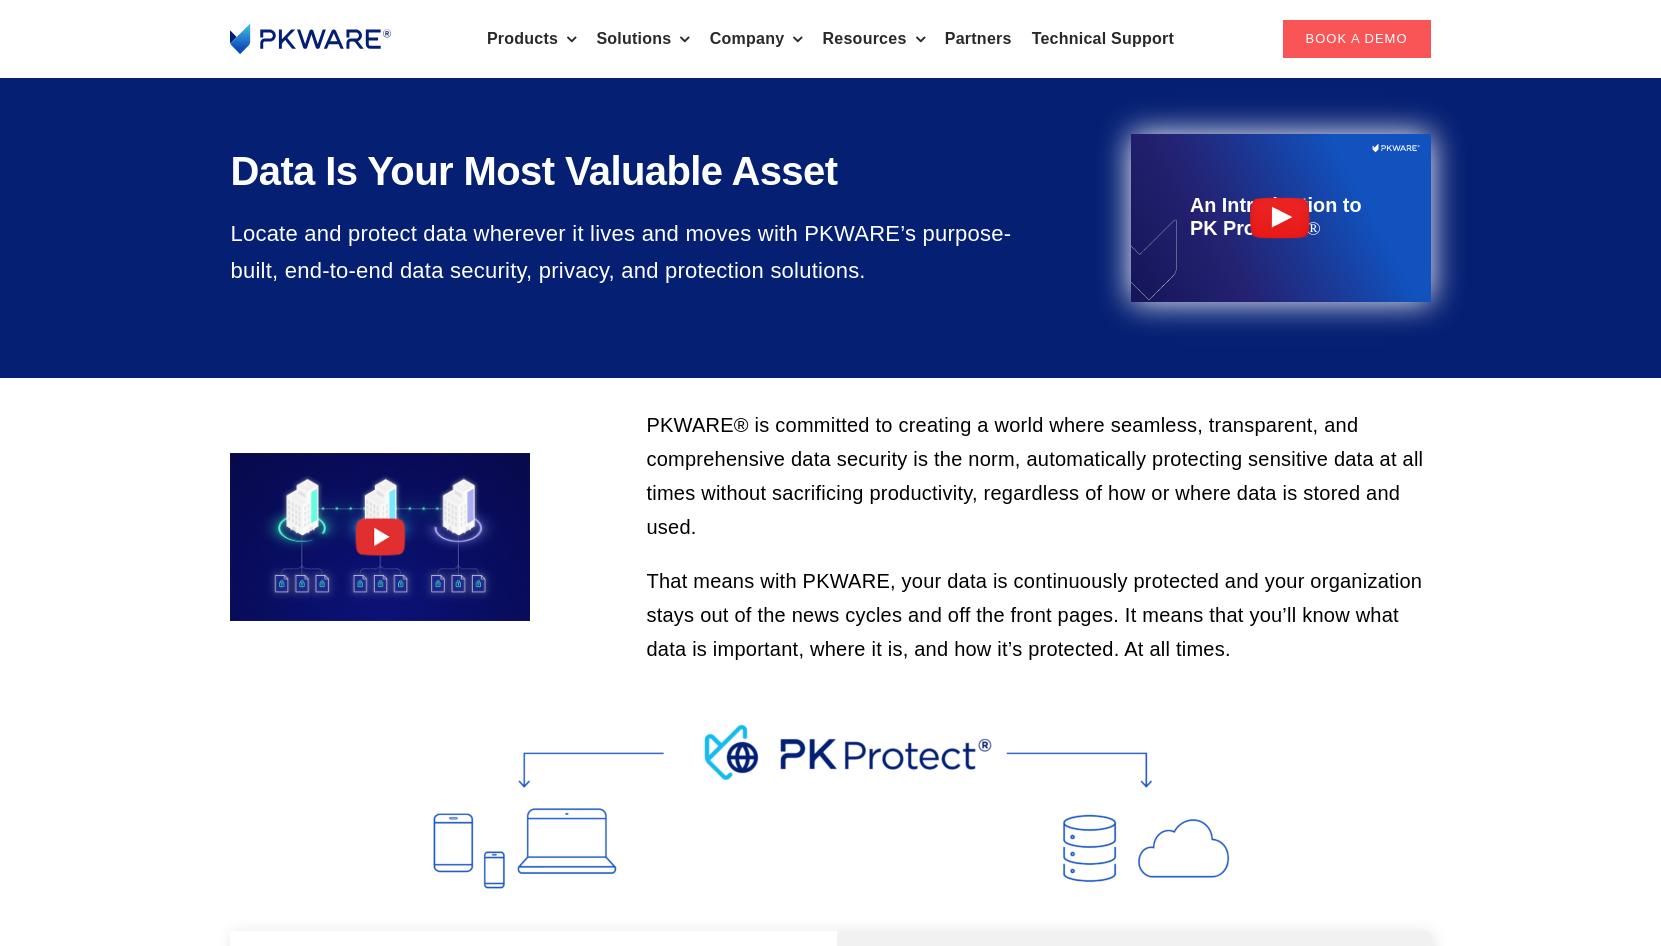  I want to click on 'DSPM', so click(289, 162).